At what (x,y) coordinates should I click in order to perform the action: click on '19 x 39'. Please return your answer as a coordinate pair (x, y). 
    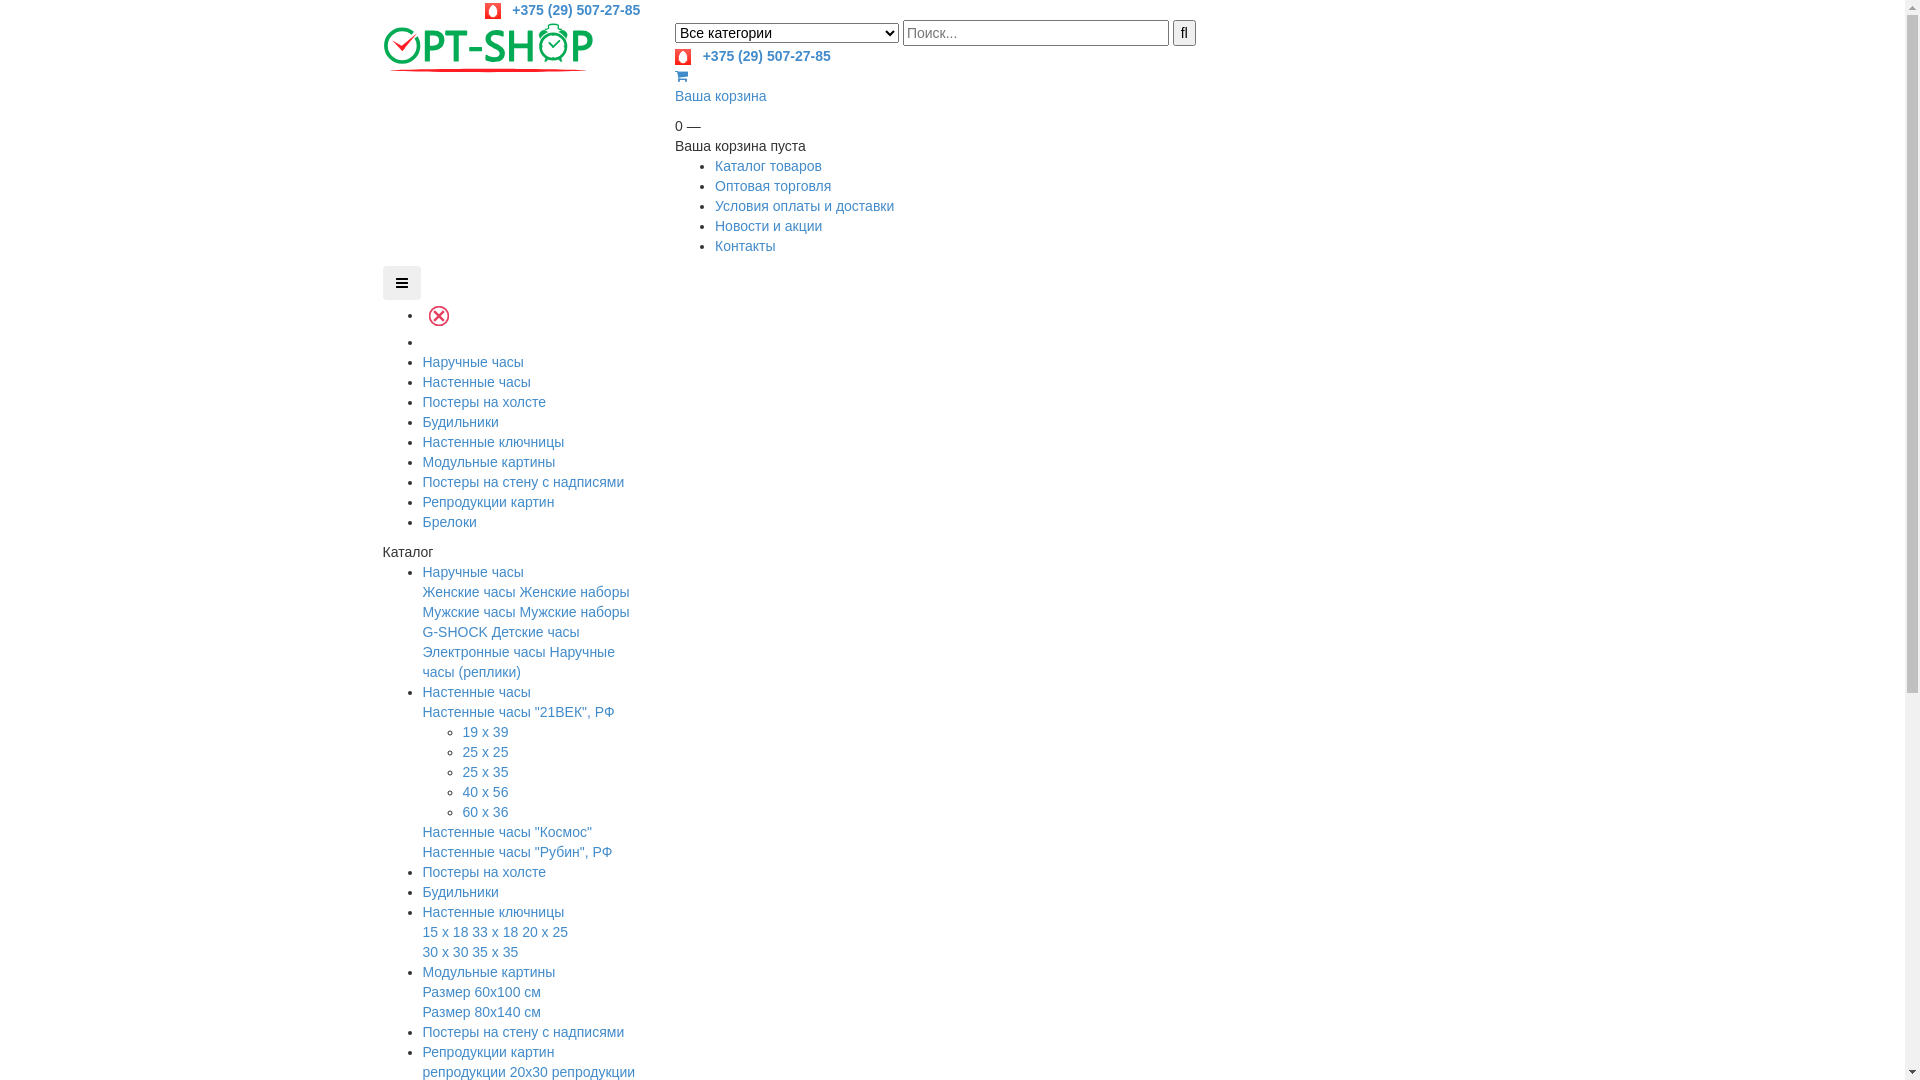
    Looking at the image, I should click on (484, 732).